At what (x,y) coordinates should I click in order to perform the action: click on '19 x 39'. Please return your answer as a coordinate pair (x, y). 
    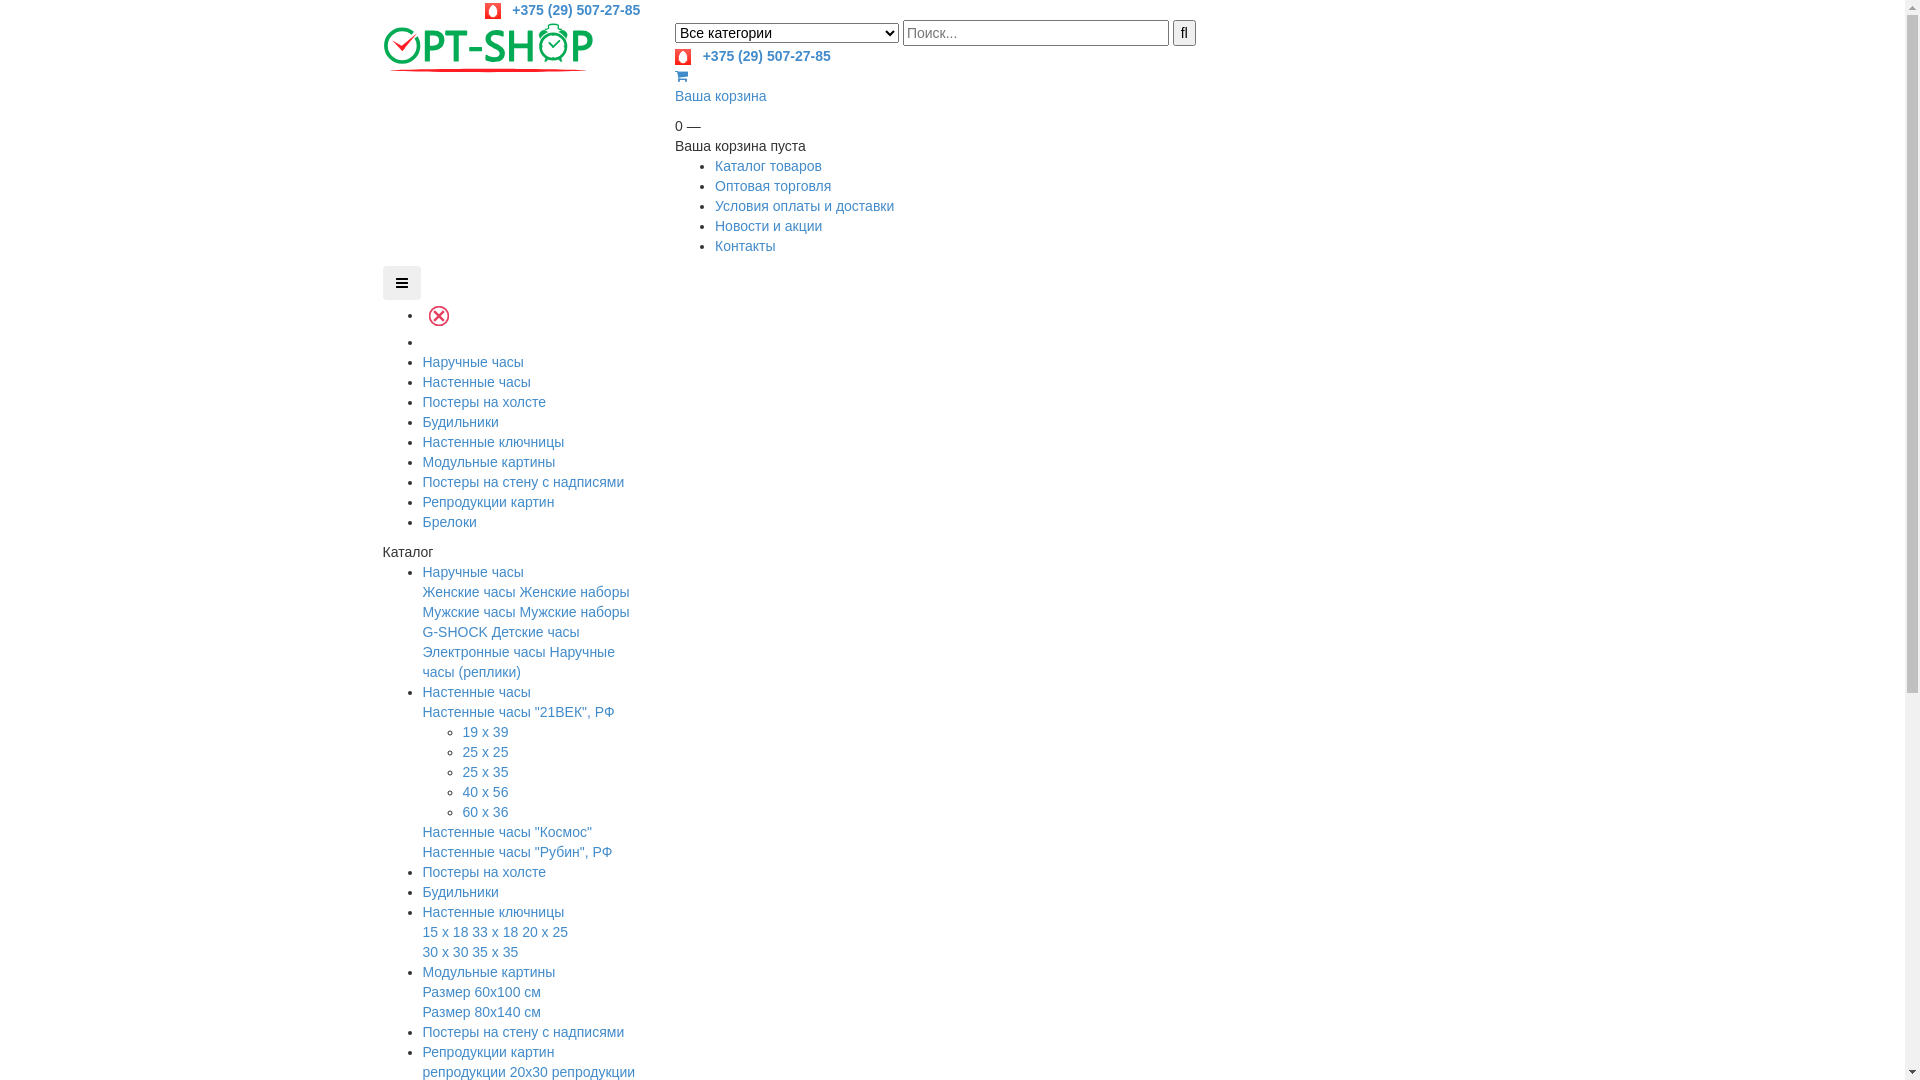
    Looking at the image, I should click on (484, 732).